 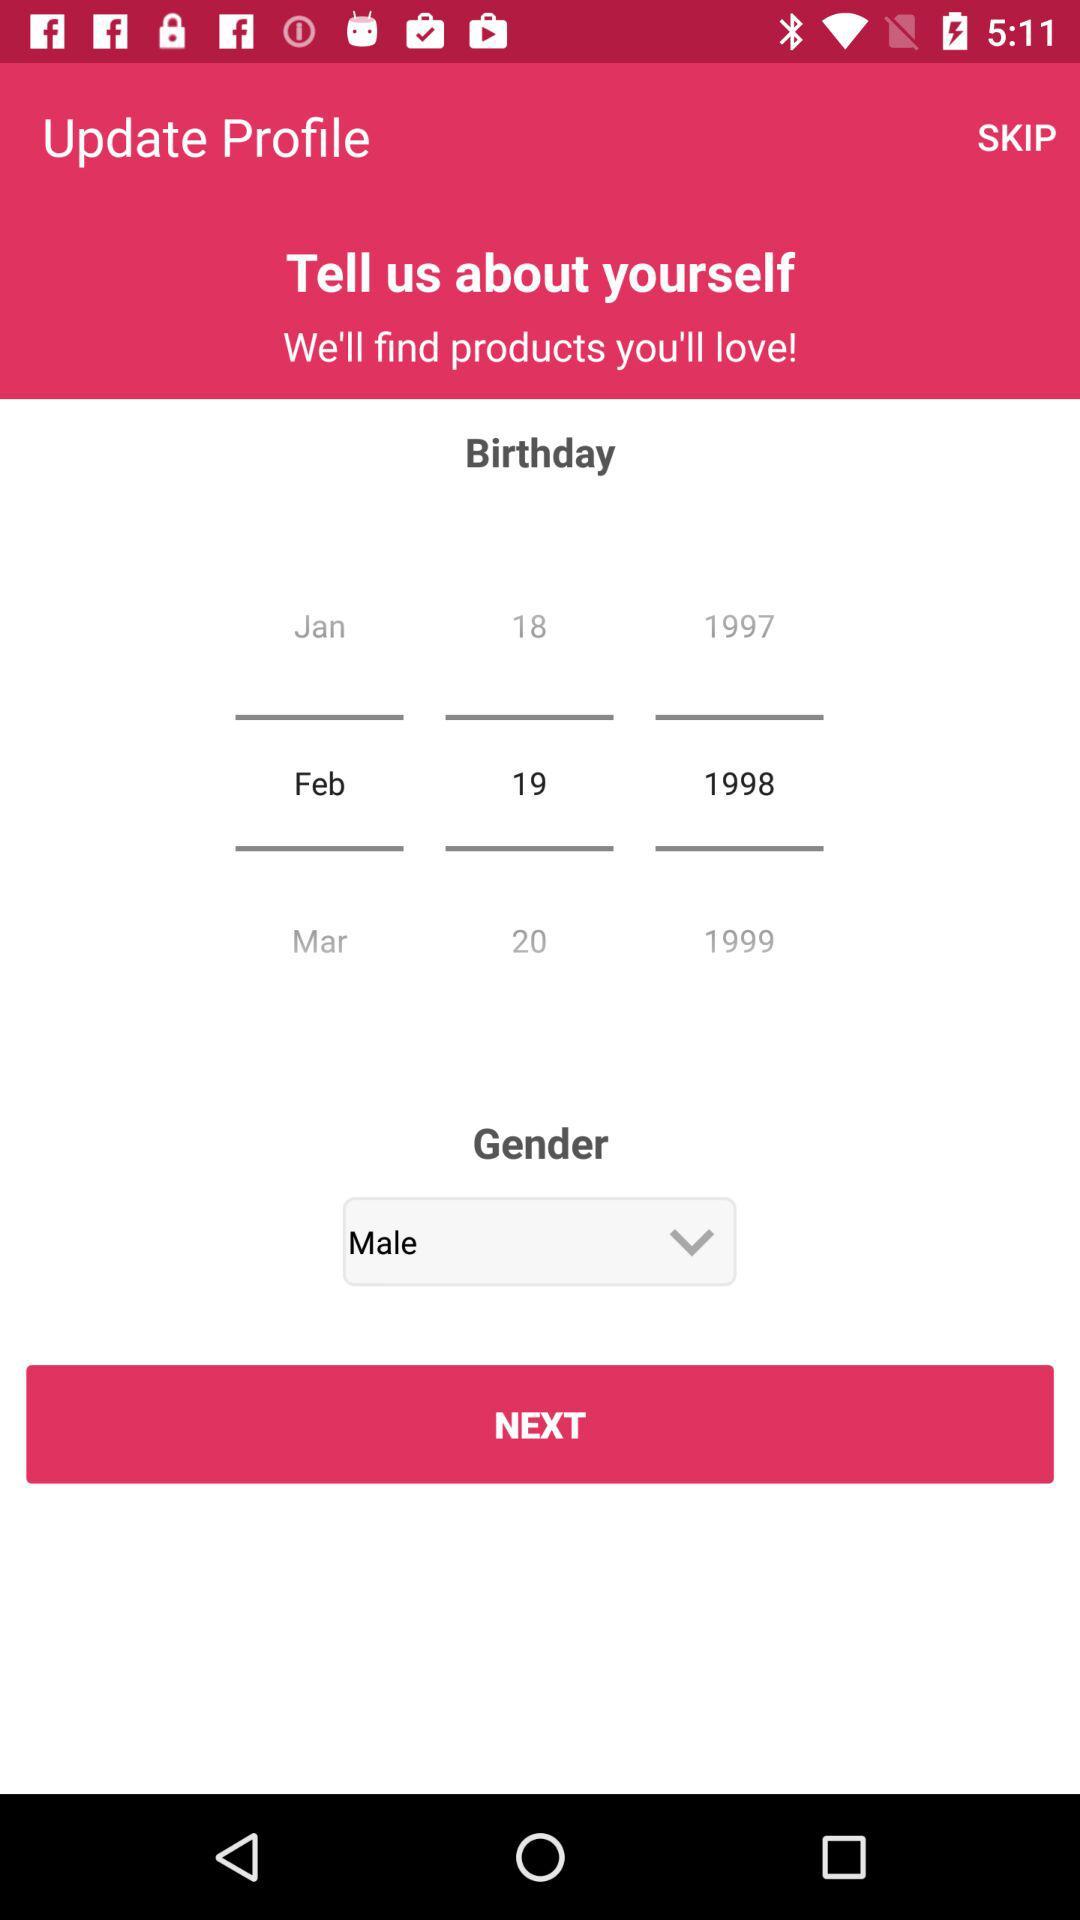 What do you see at coordinates (739, 781) in the screenshot?
I see `icon to the right of the 19` at bounding box center [739, 781].